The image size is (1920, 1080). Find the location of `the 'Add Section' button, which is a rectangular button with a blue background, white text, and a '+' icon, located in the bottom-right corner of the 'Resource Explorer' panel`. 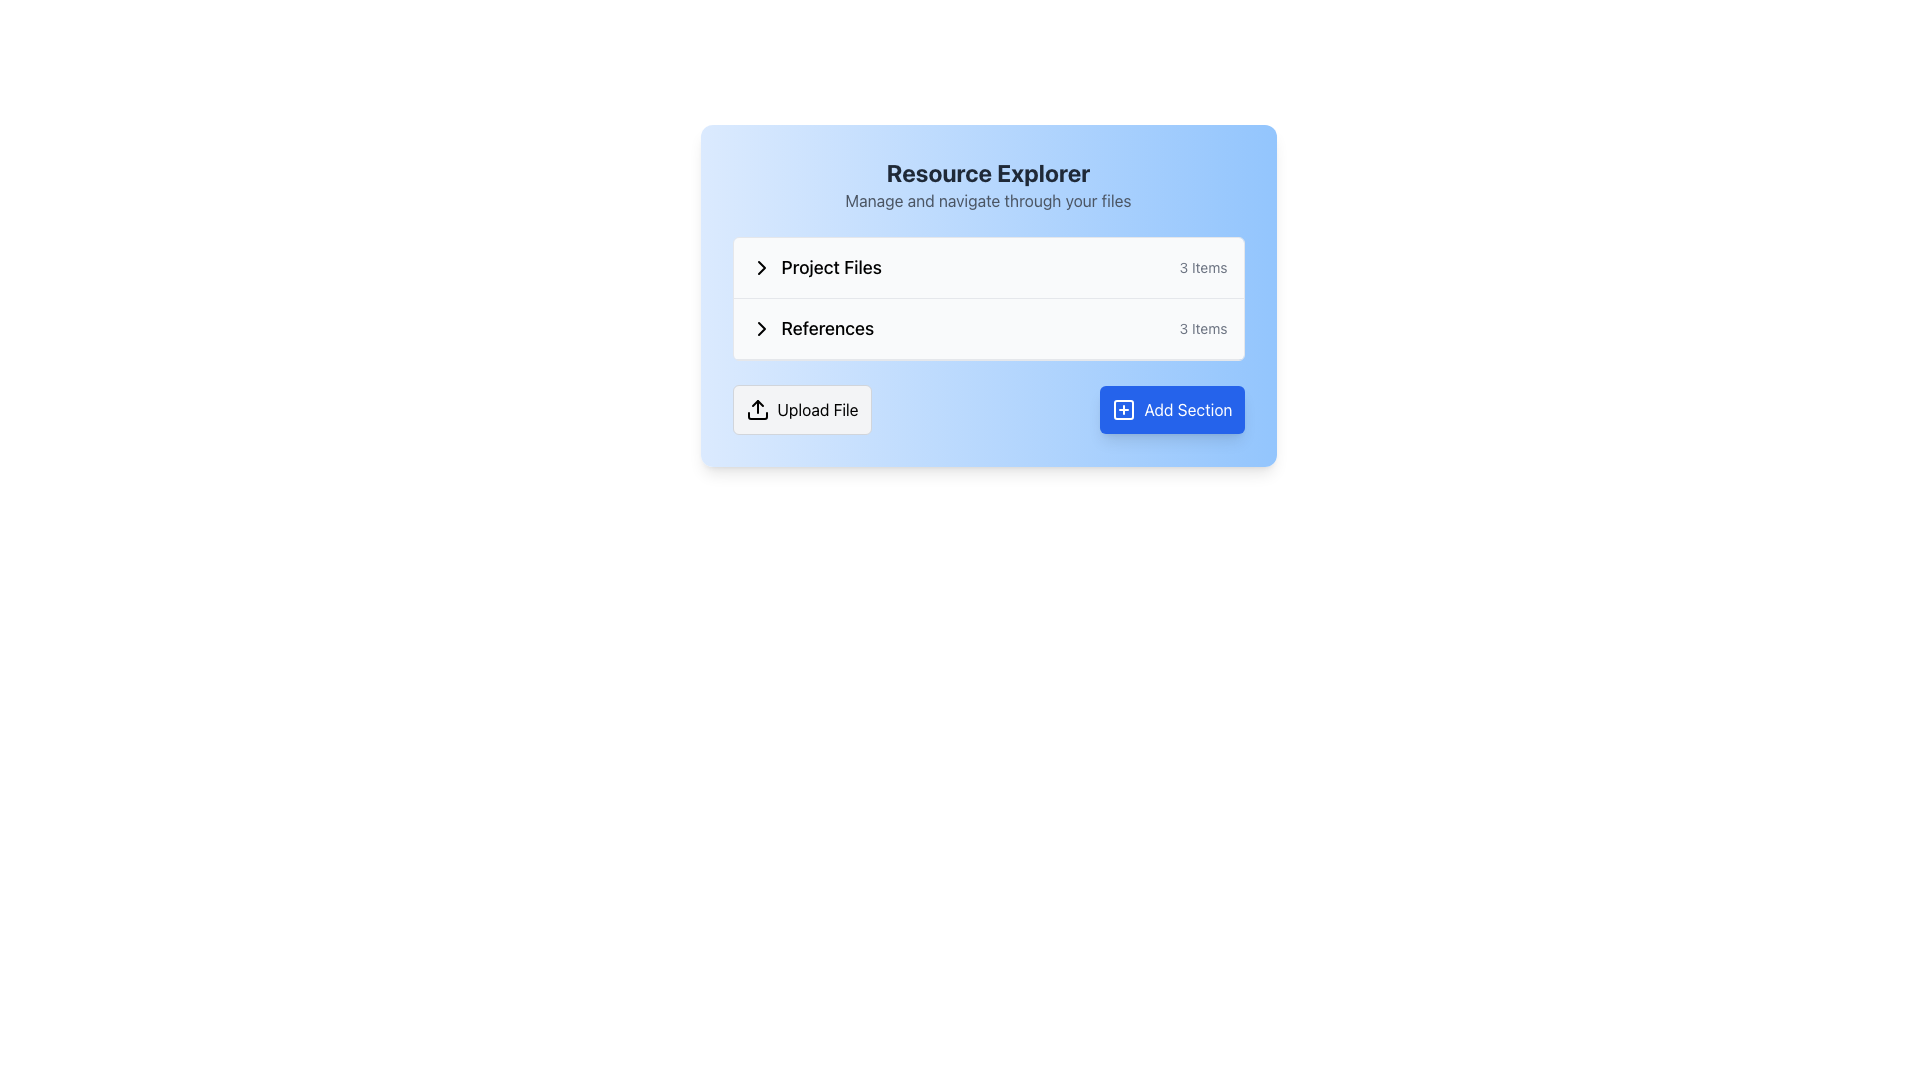

the 'Add Section' button, which is a rectangular button with a blue background, white text, and a '+' icon, located in the bottom-right corner of the 'Resource Explorer' panel is located at coordinates (1172, 408).